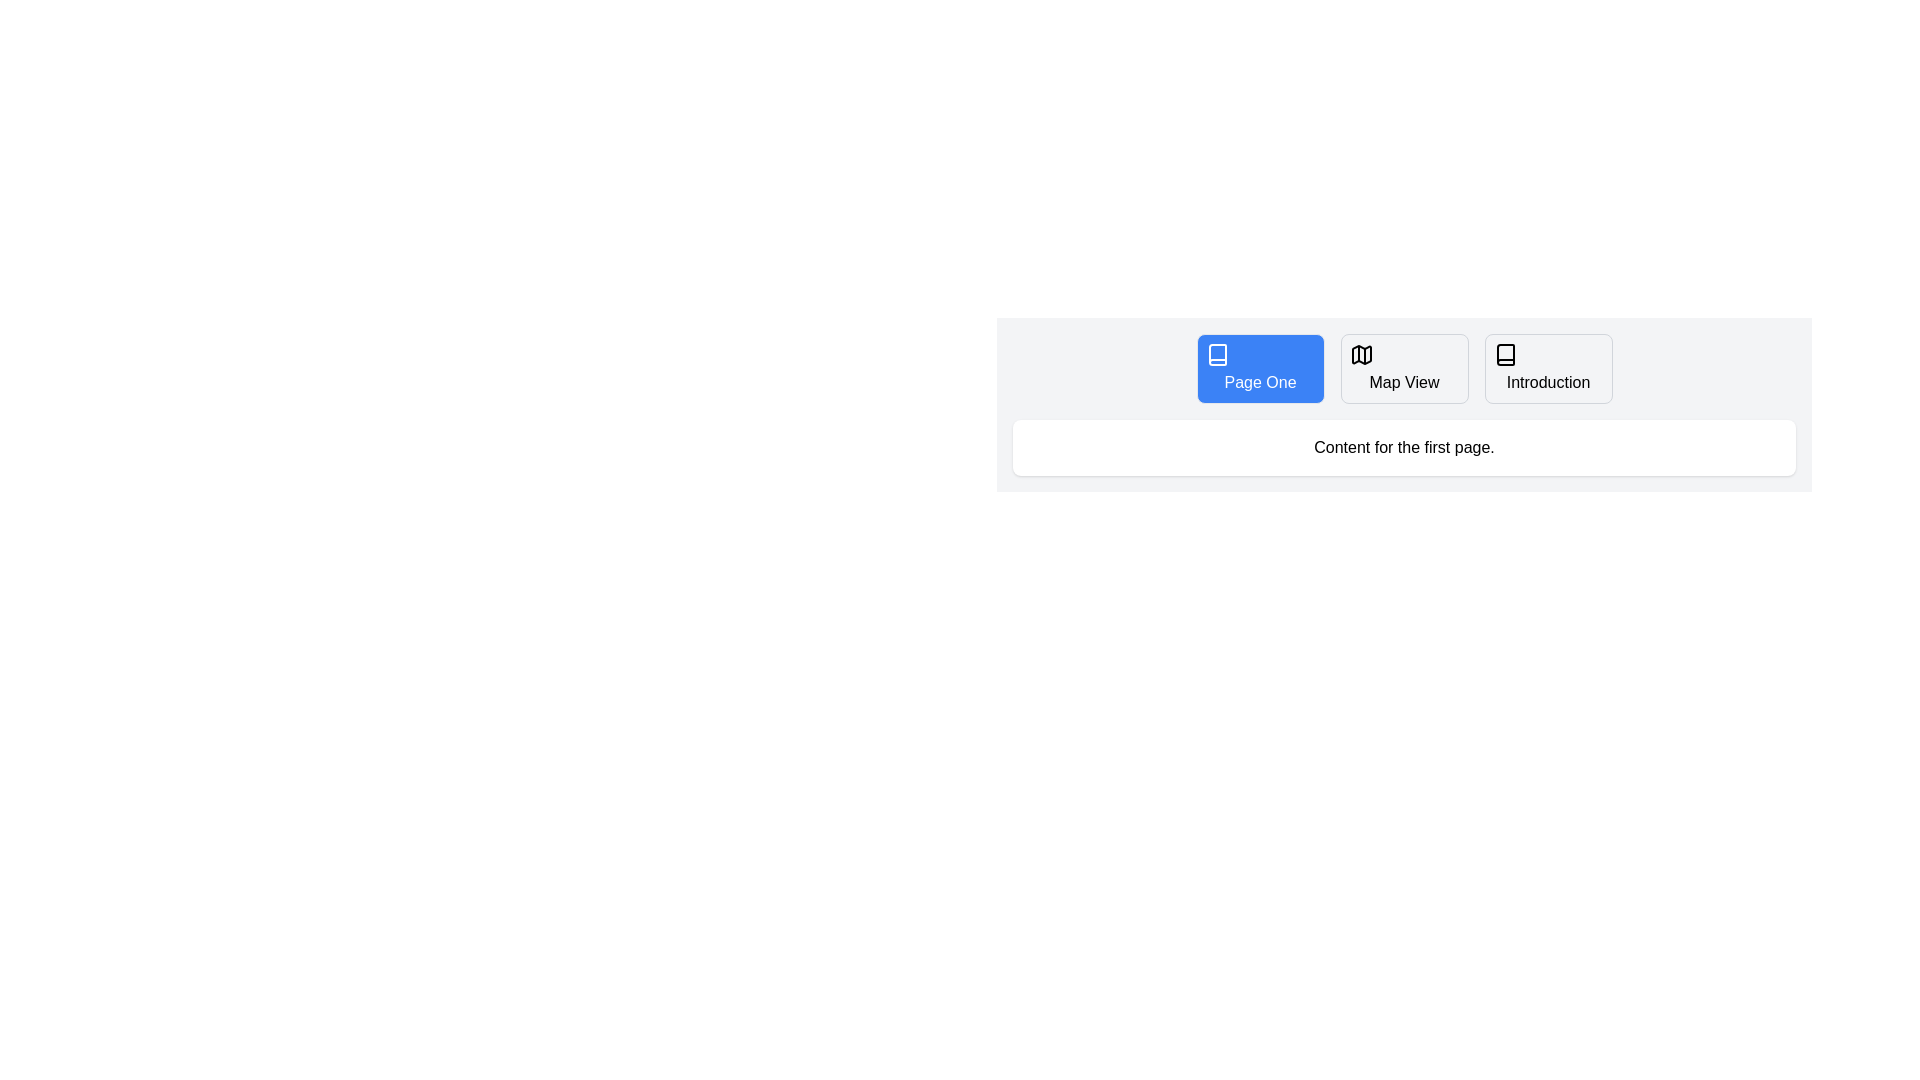 This screenshot has height=1080, width=1920. Describe the element at coordinates (1547, 369) in the screenshot. I see `the 'Introduction' button, which is the third button in a row of three at the top center of the page, to possibly display a tooltip` at that location.